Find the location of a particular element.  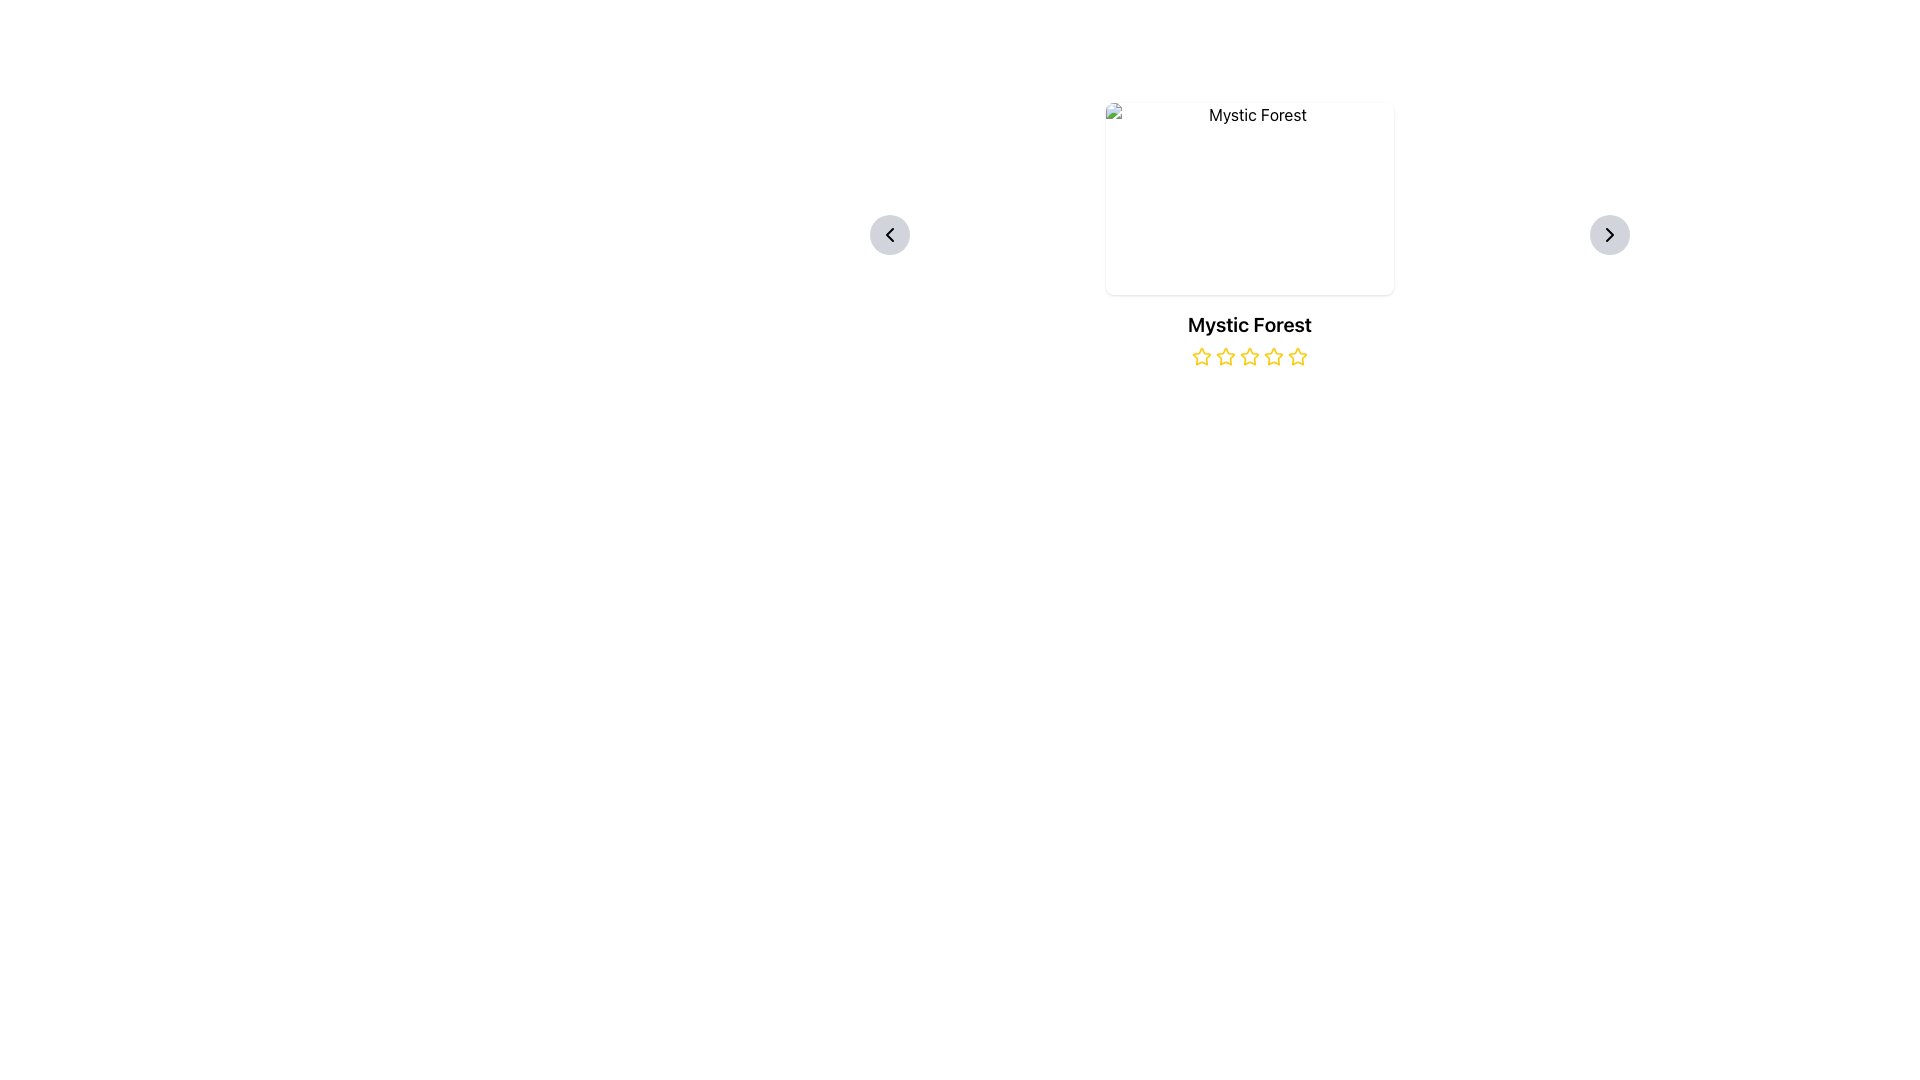

the fourth star icon is located at coordinates (1272, 355).